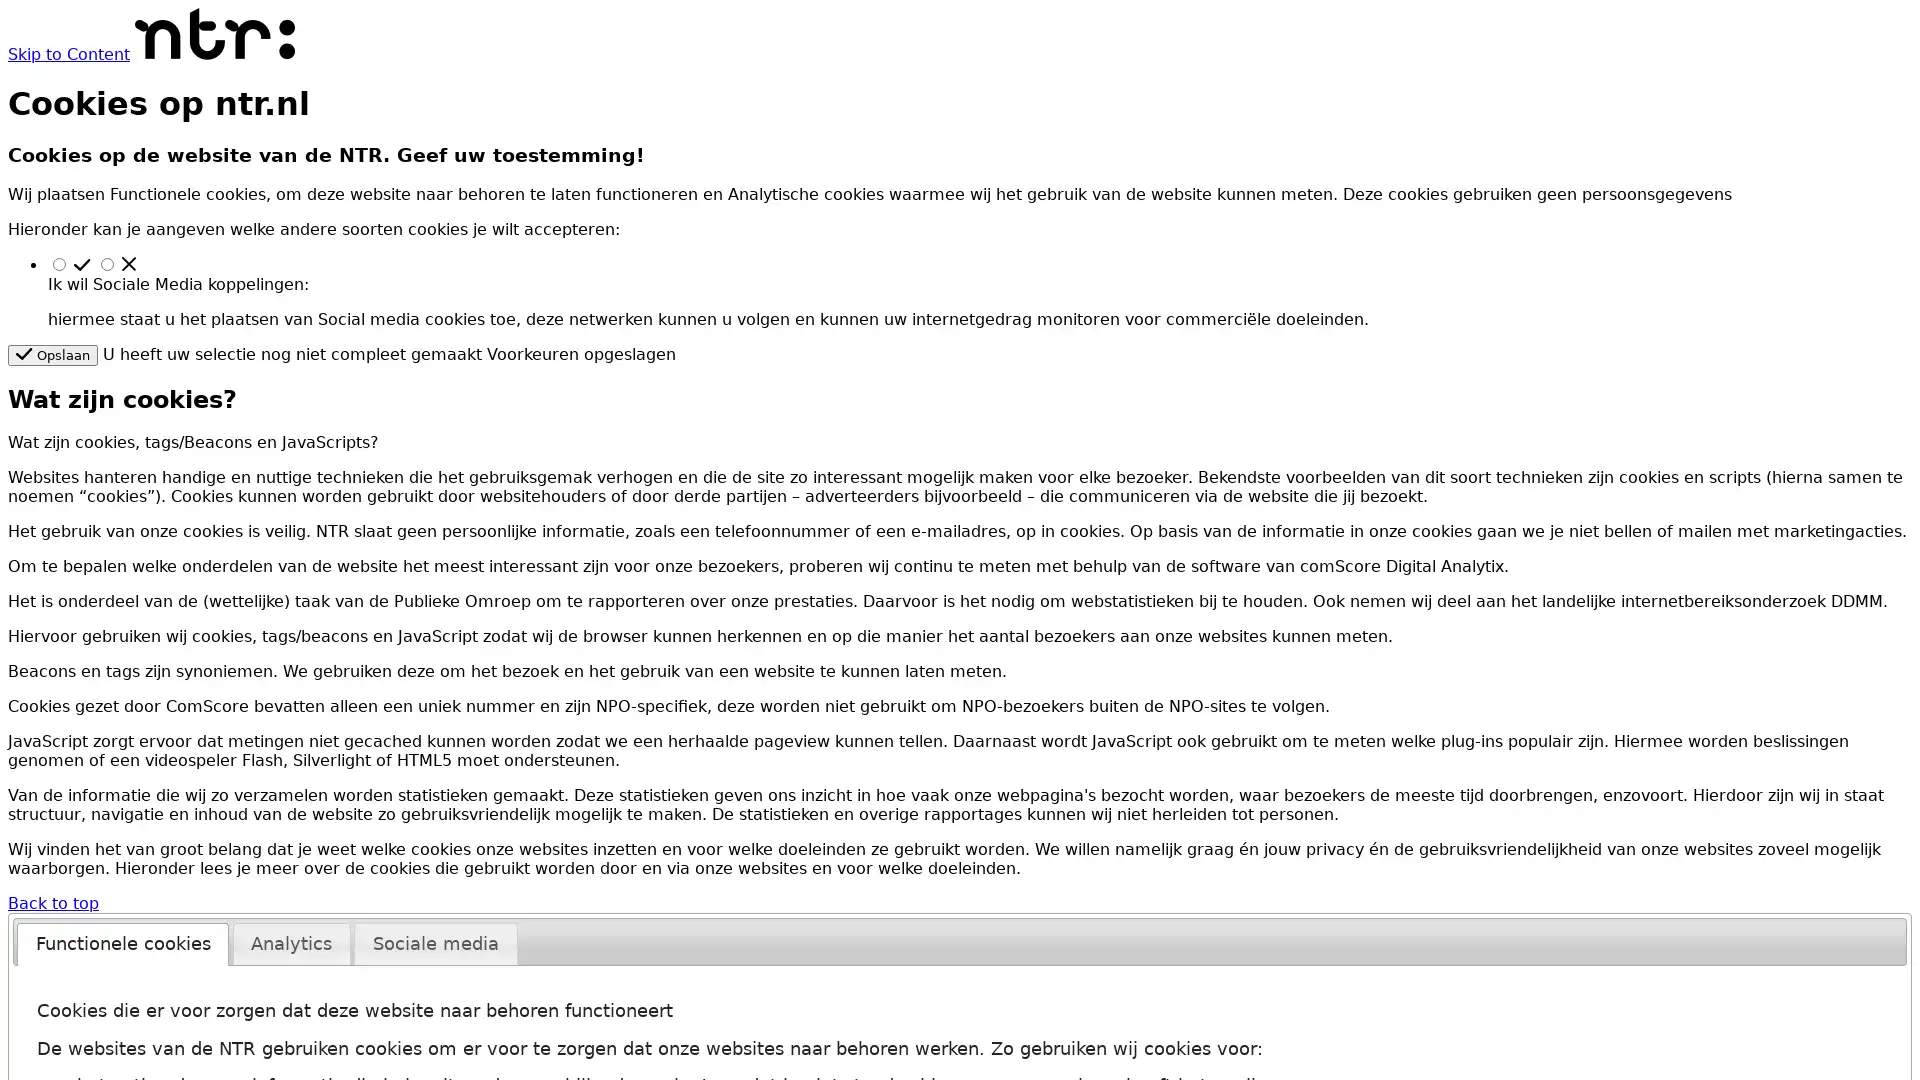  Describe the element at coordinates (52, 353) in the screenshot. I see `Opslaan` at that location.